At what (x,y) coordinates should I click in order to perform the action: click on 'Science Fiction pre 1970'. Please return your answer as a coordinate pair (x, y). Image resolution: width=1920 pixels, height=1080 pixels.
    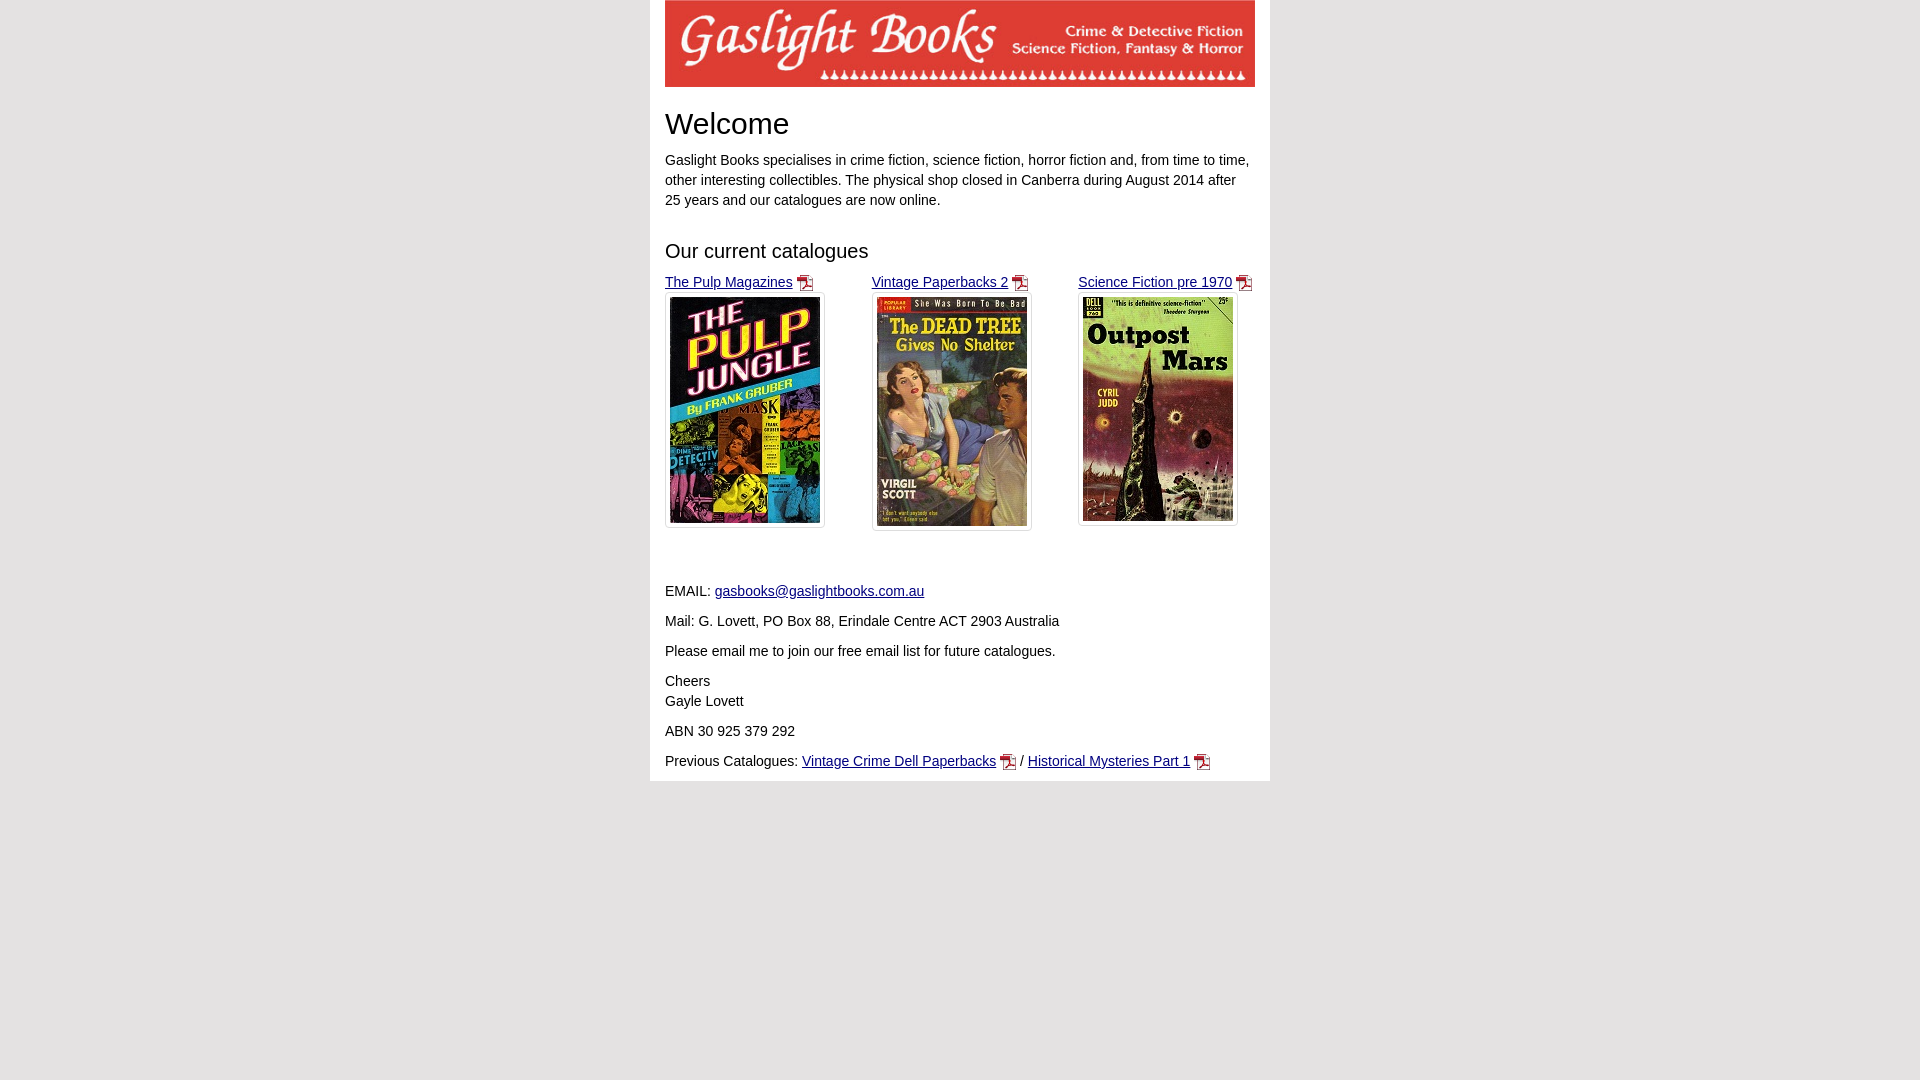
    Looking at the image, I should click on (1077, 281).